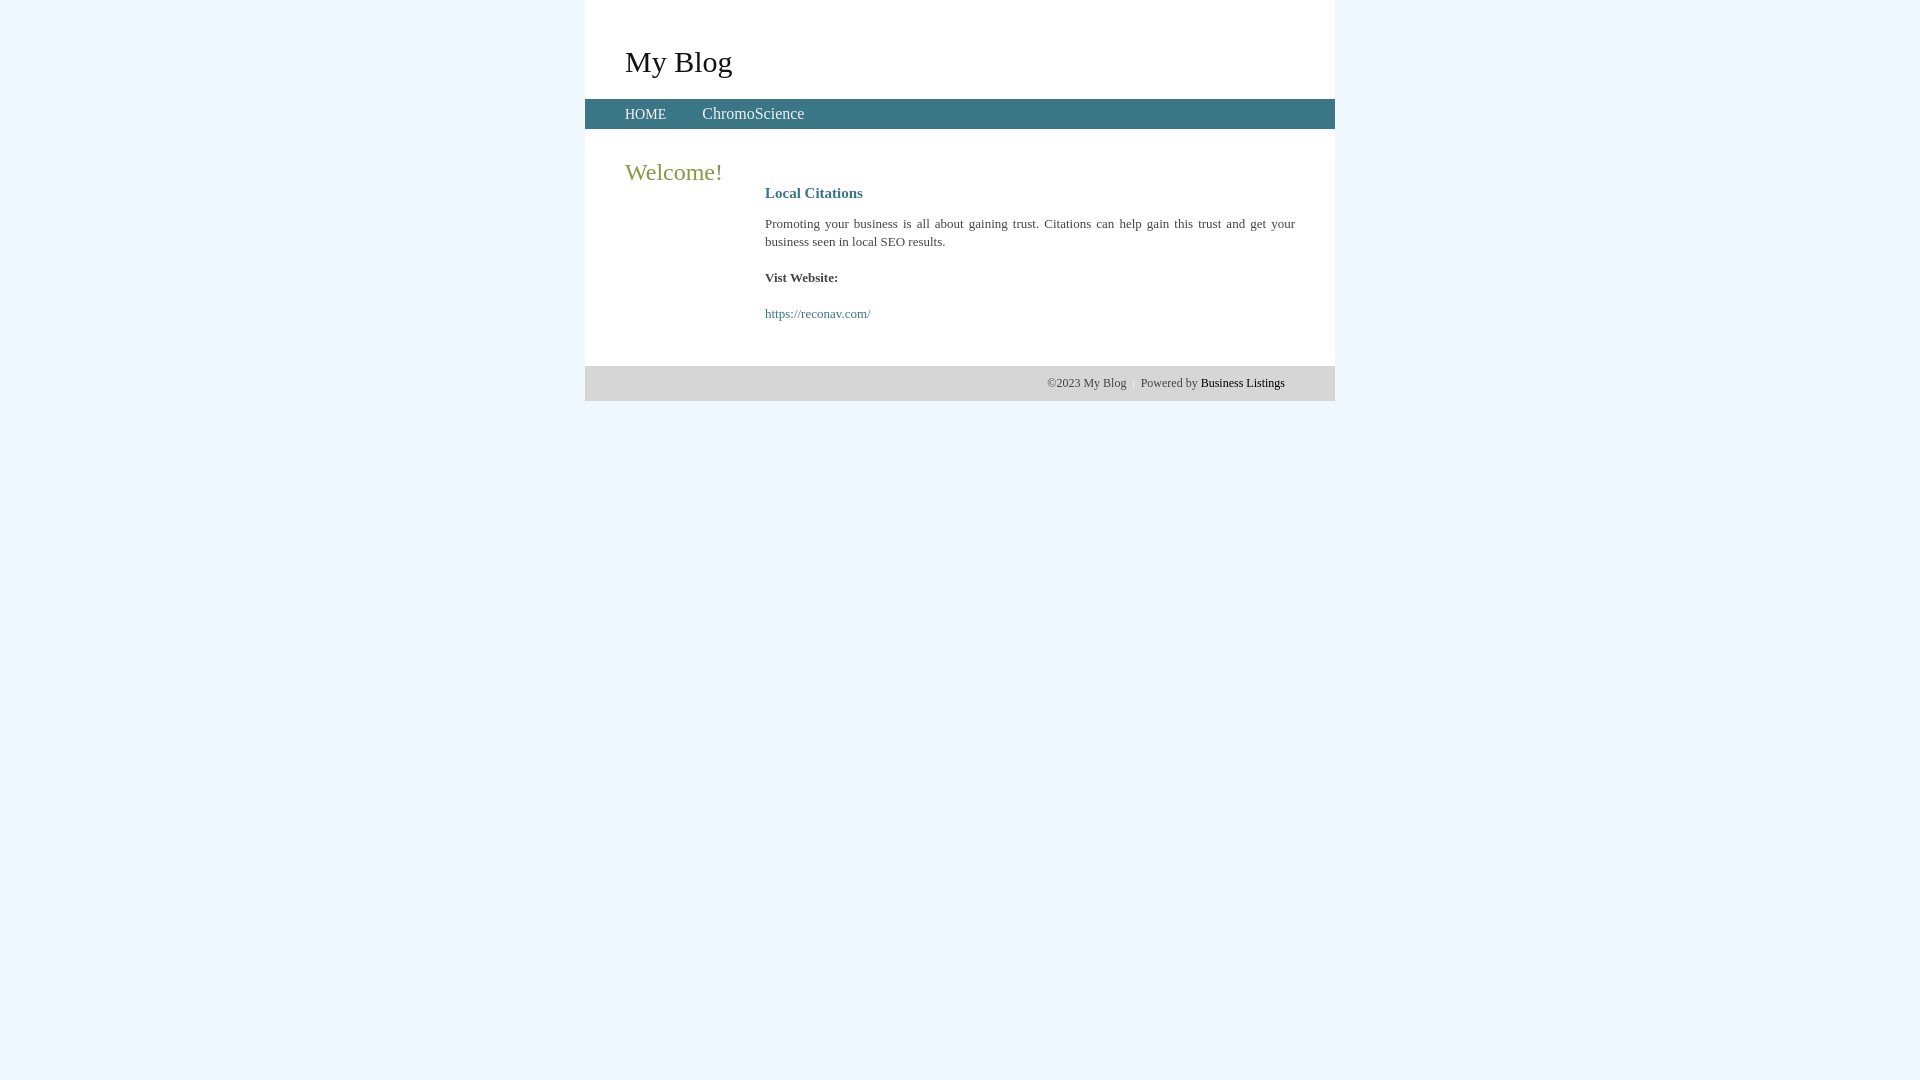 This screenshot has width=1920, height=1080. I want to click on 'HOME', so click(645, 114).